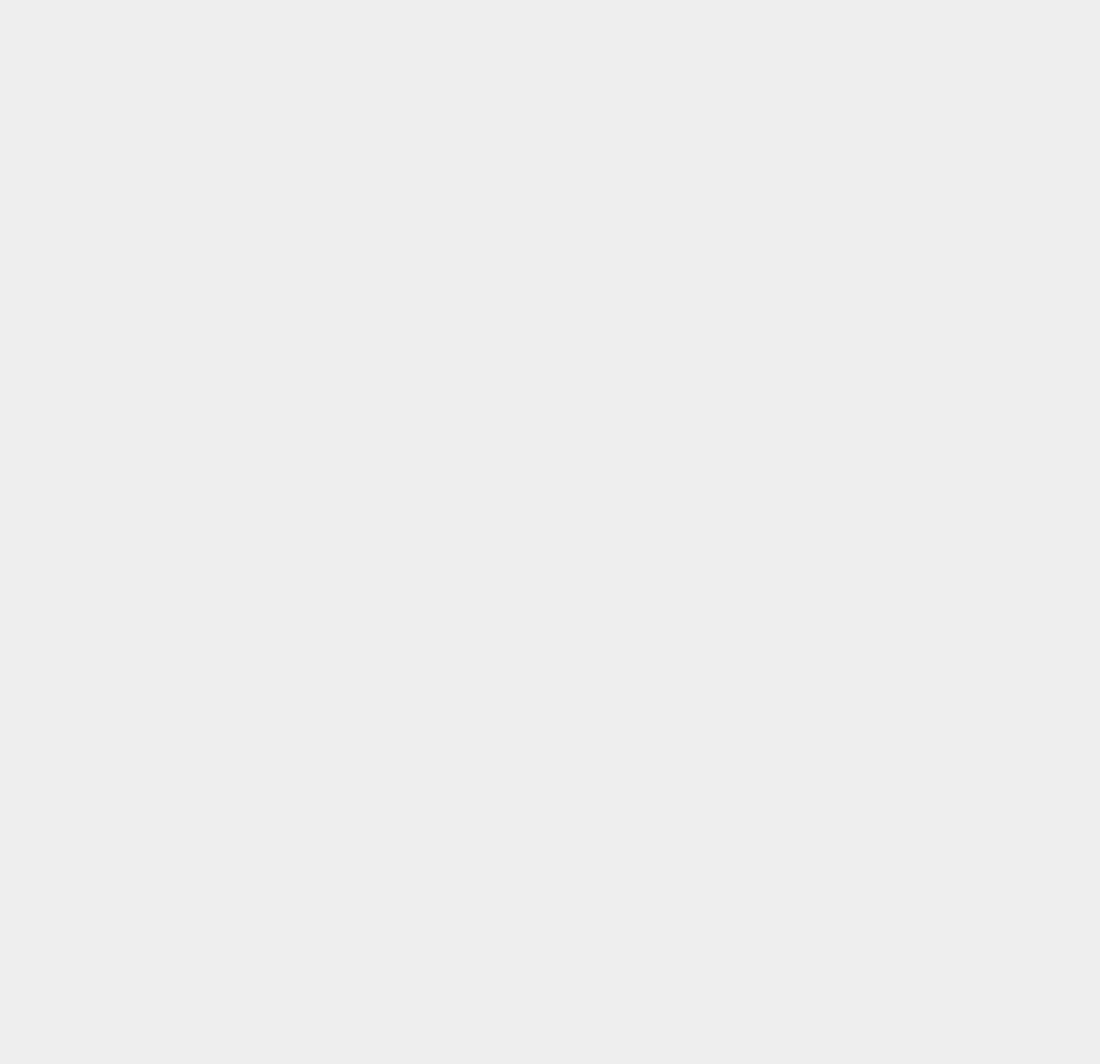 The image size is (1100, 1064). Describe the element at coordinates (817, 982) in the screenshot. I see `'Android APK'` at that location.